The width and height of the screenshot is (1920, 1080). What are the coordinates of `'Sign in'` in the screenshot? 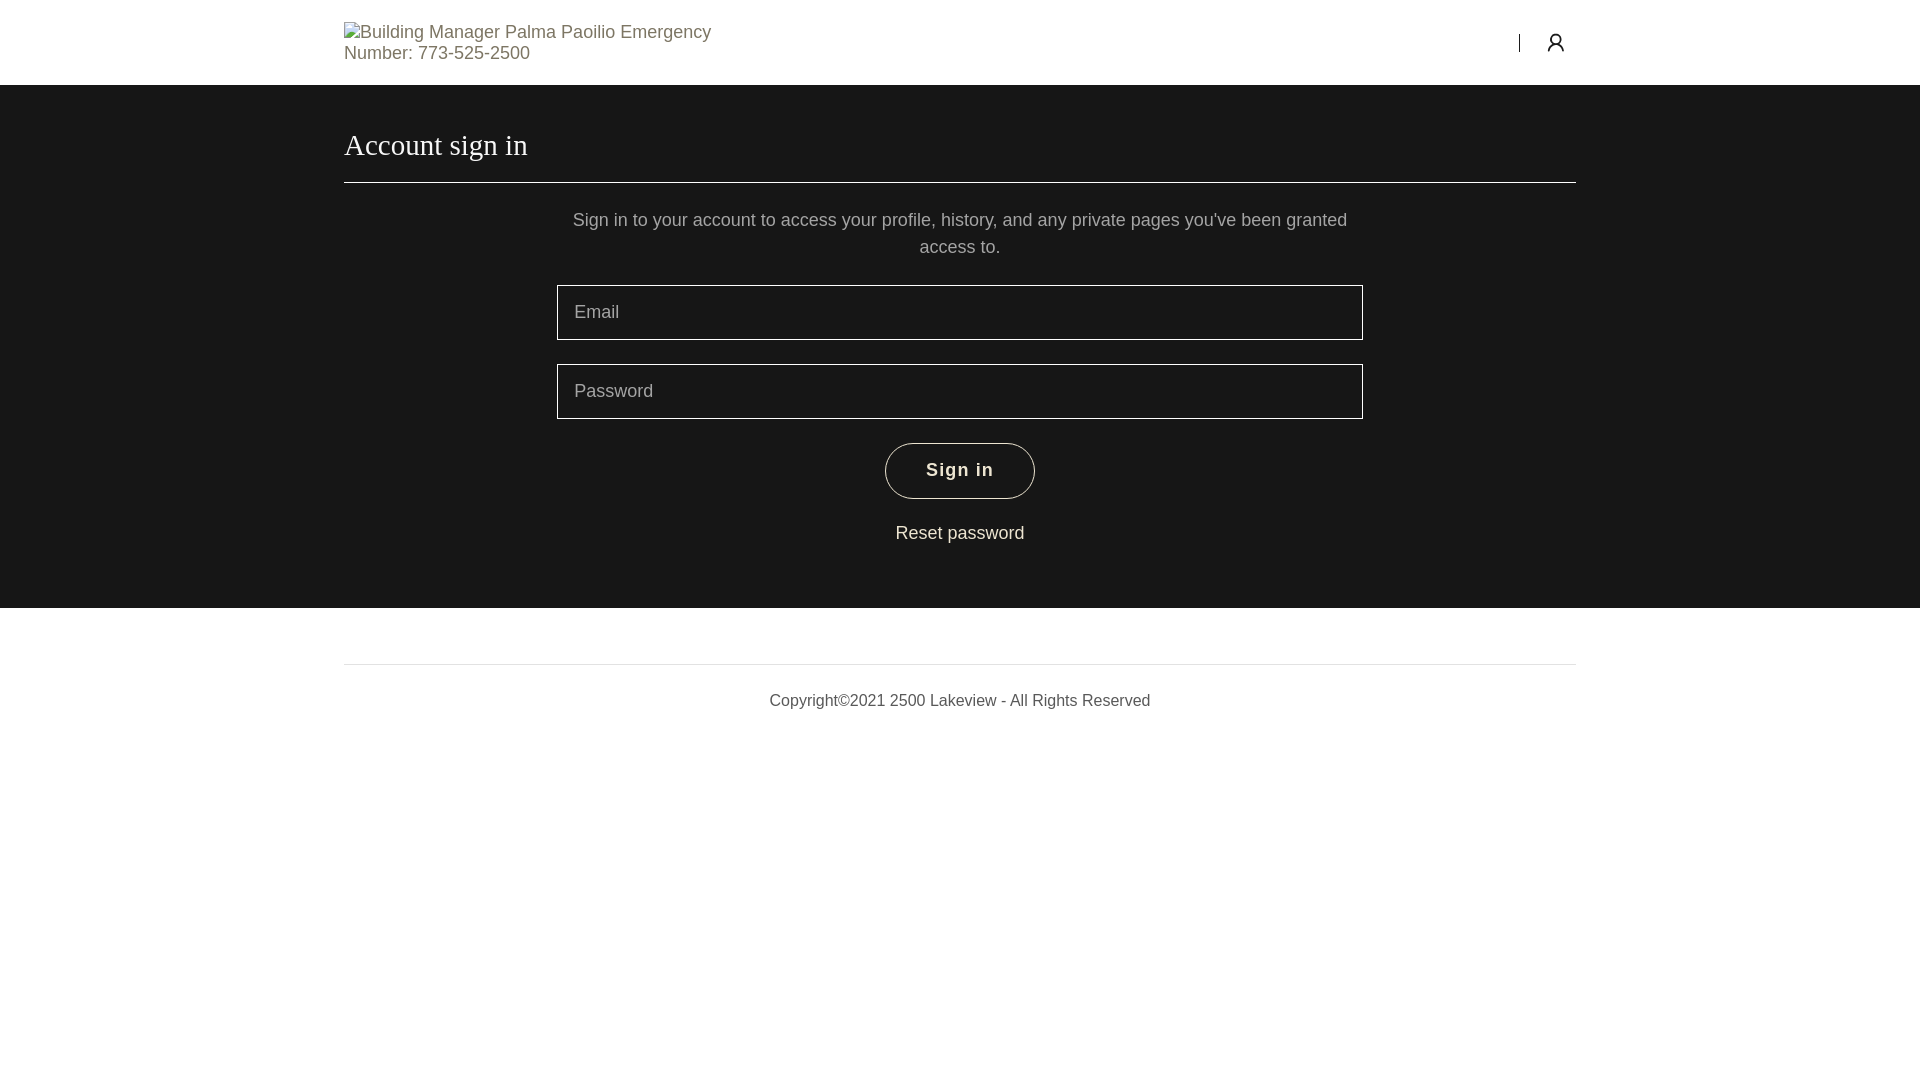 It's located at (960, 470).